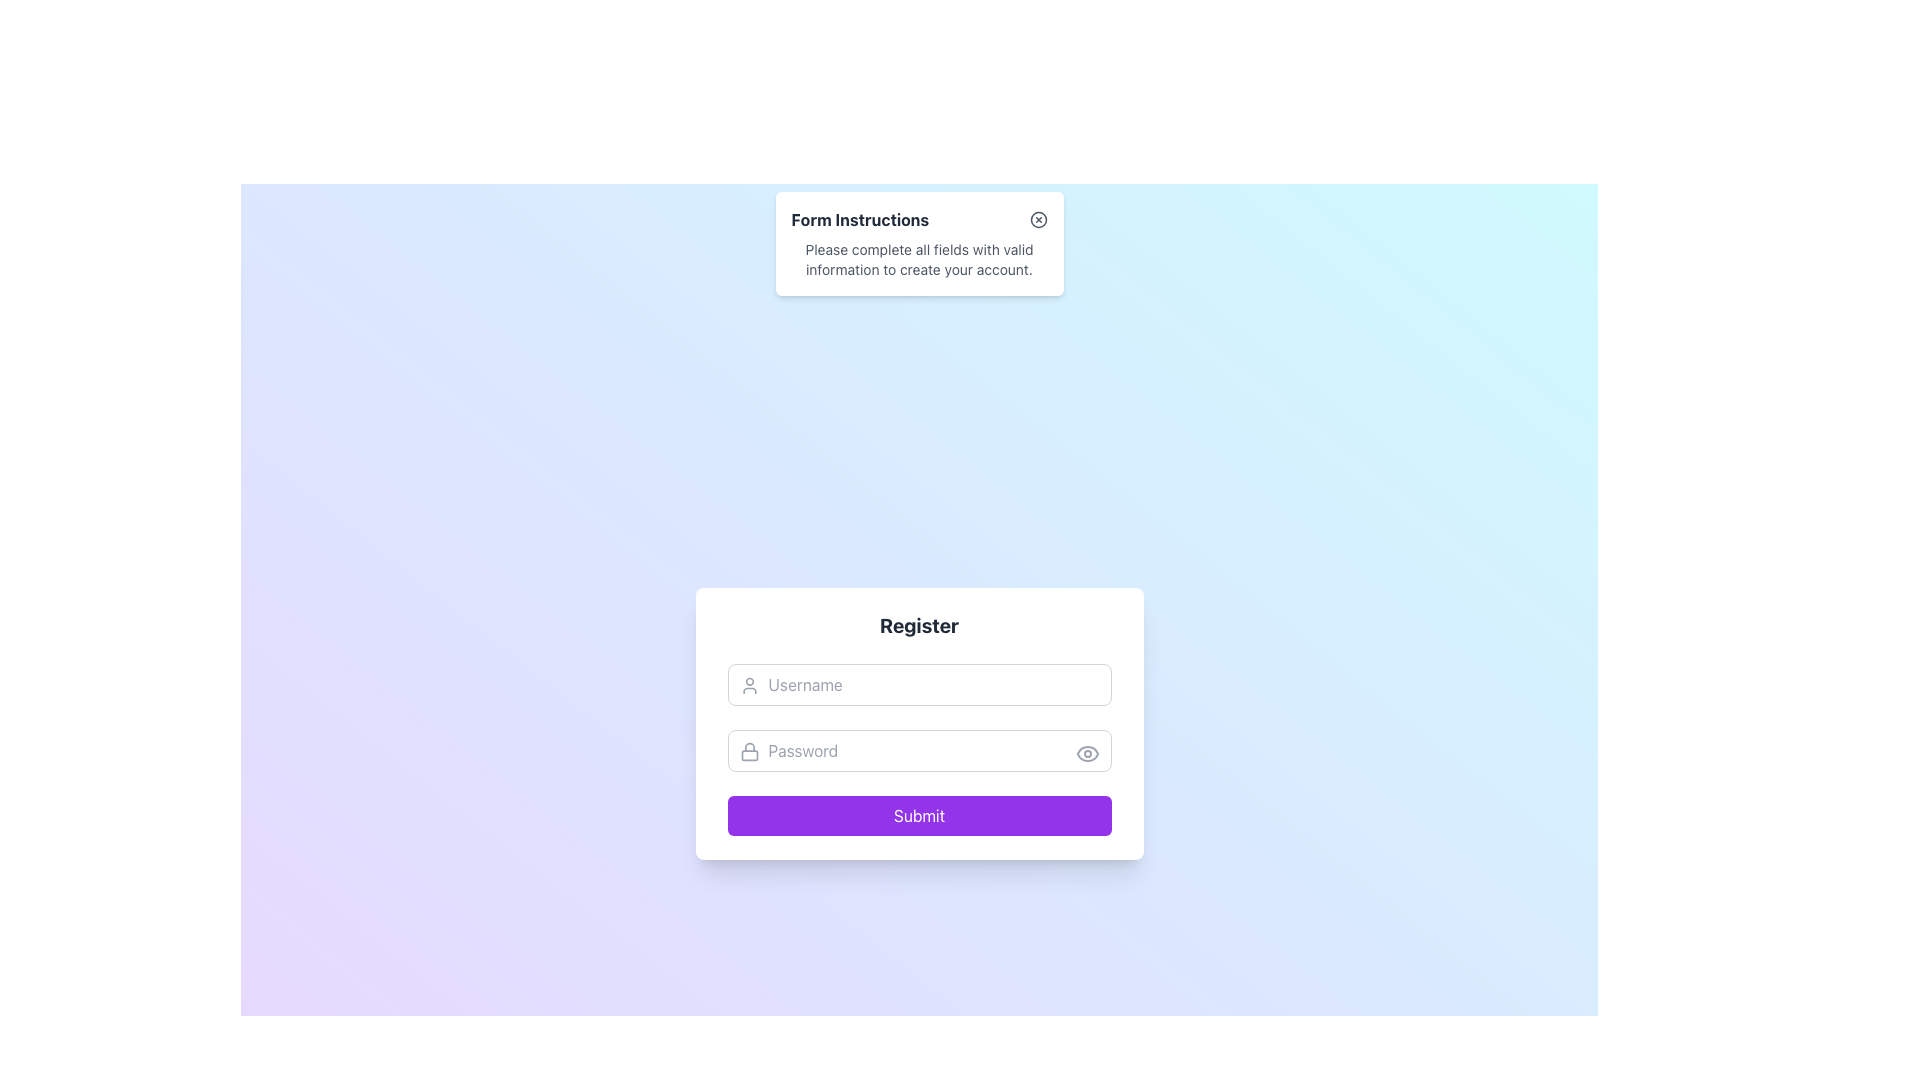  I want to click on the eye-shaped icon button on the far right of the password input field, so click(1086, 753).